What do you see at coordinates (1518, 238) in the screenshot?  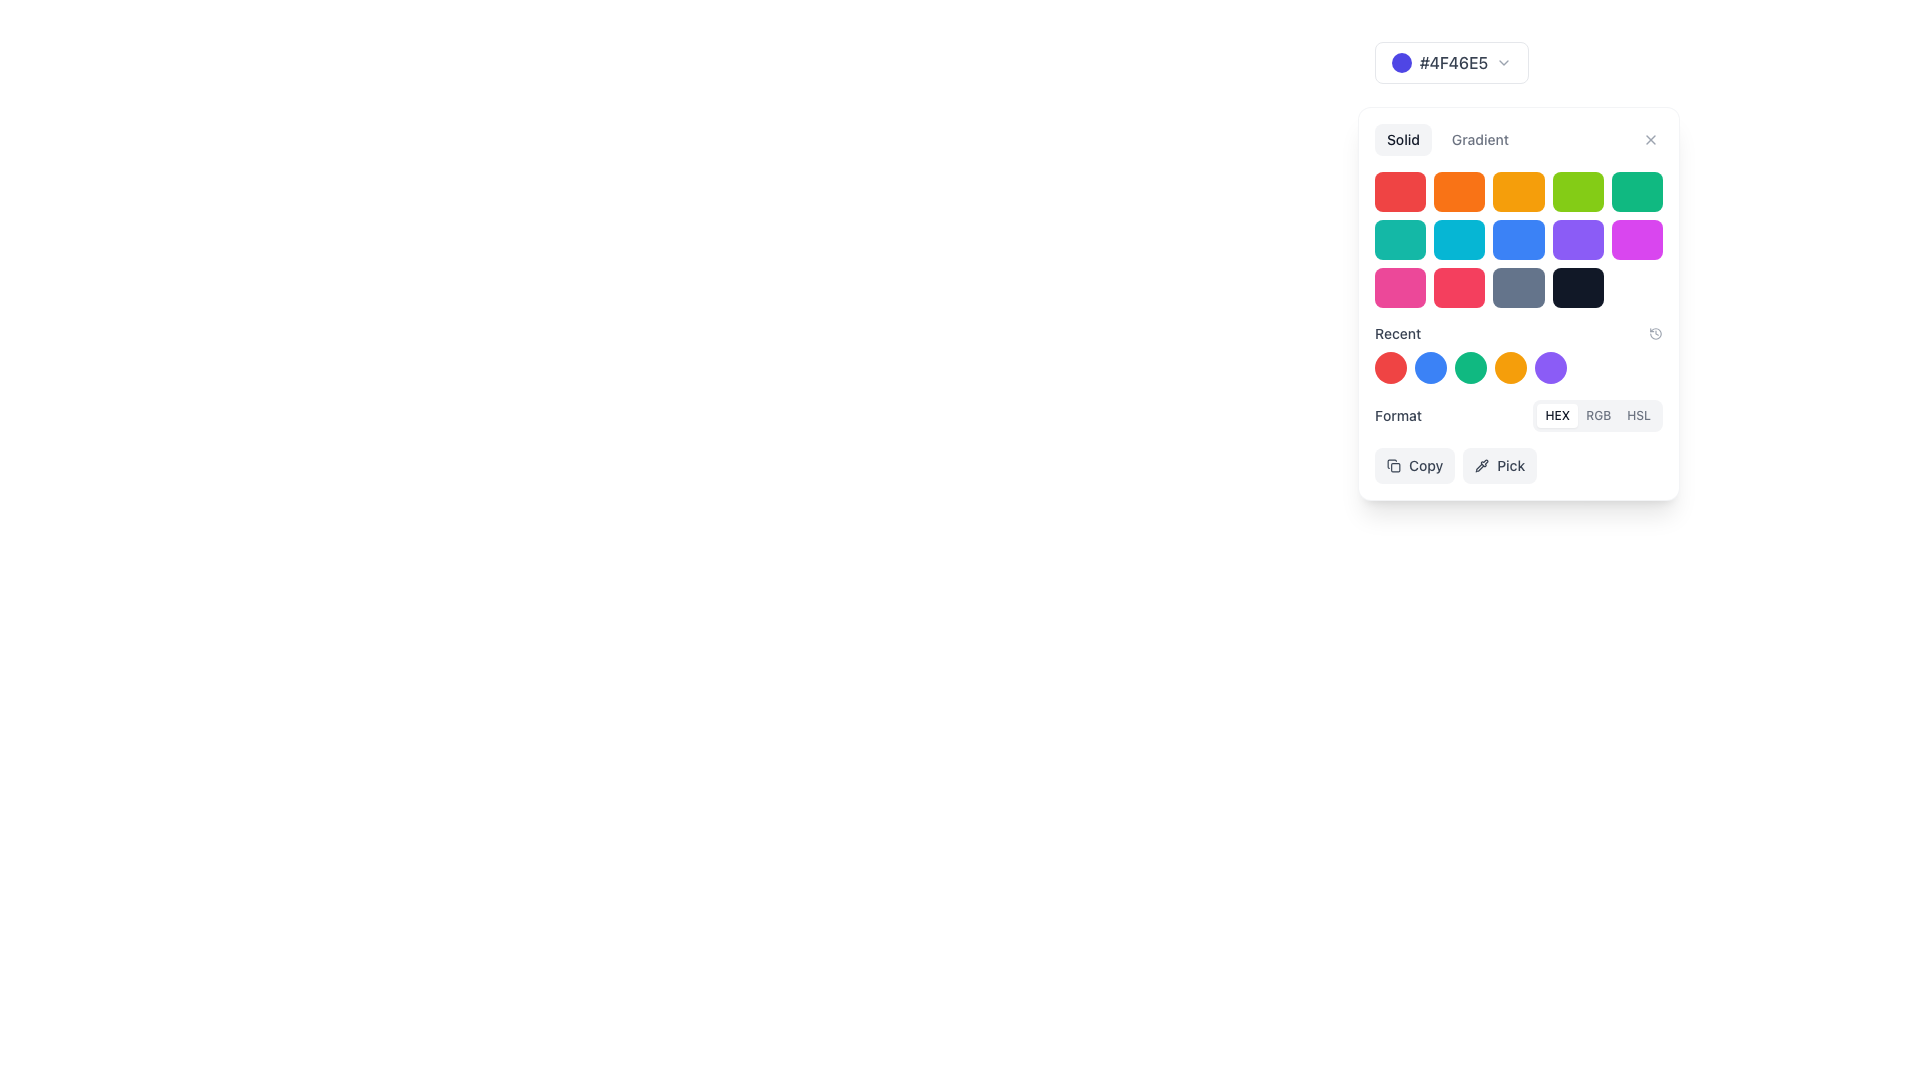 I see `the clickable button located in the third column of the second row within the grid layout` at bounding box center [1518, 238].